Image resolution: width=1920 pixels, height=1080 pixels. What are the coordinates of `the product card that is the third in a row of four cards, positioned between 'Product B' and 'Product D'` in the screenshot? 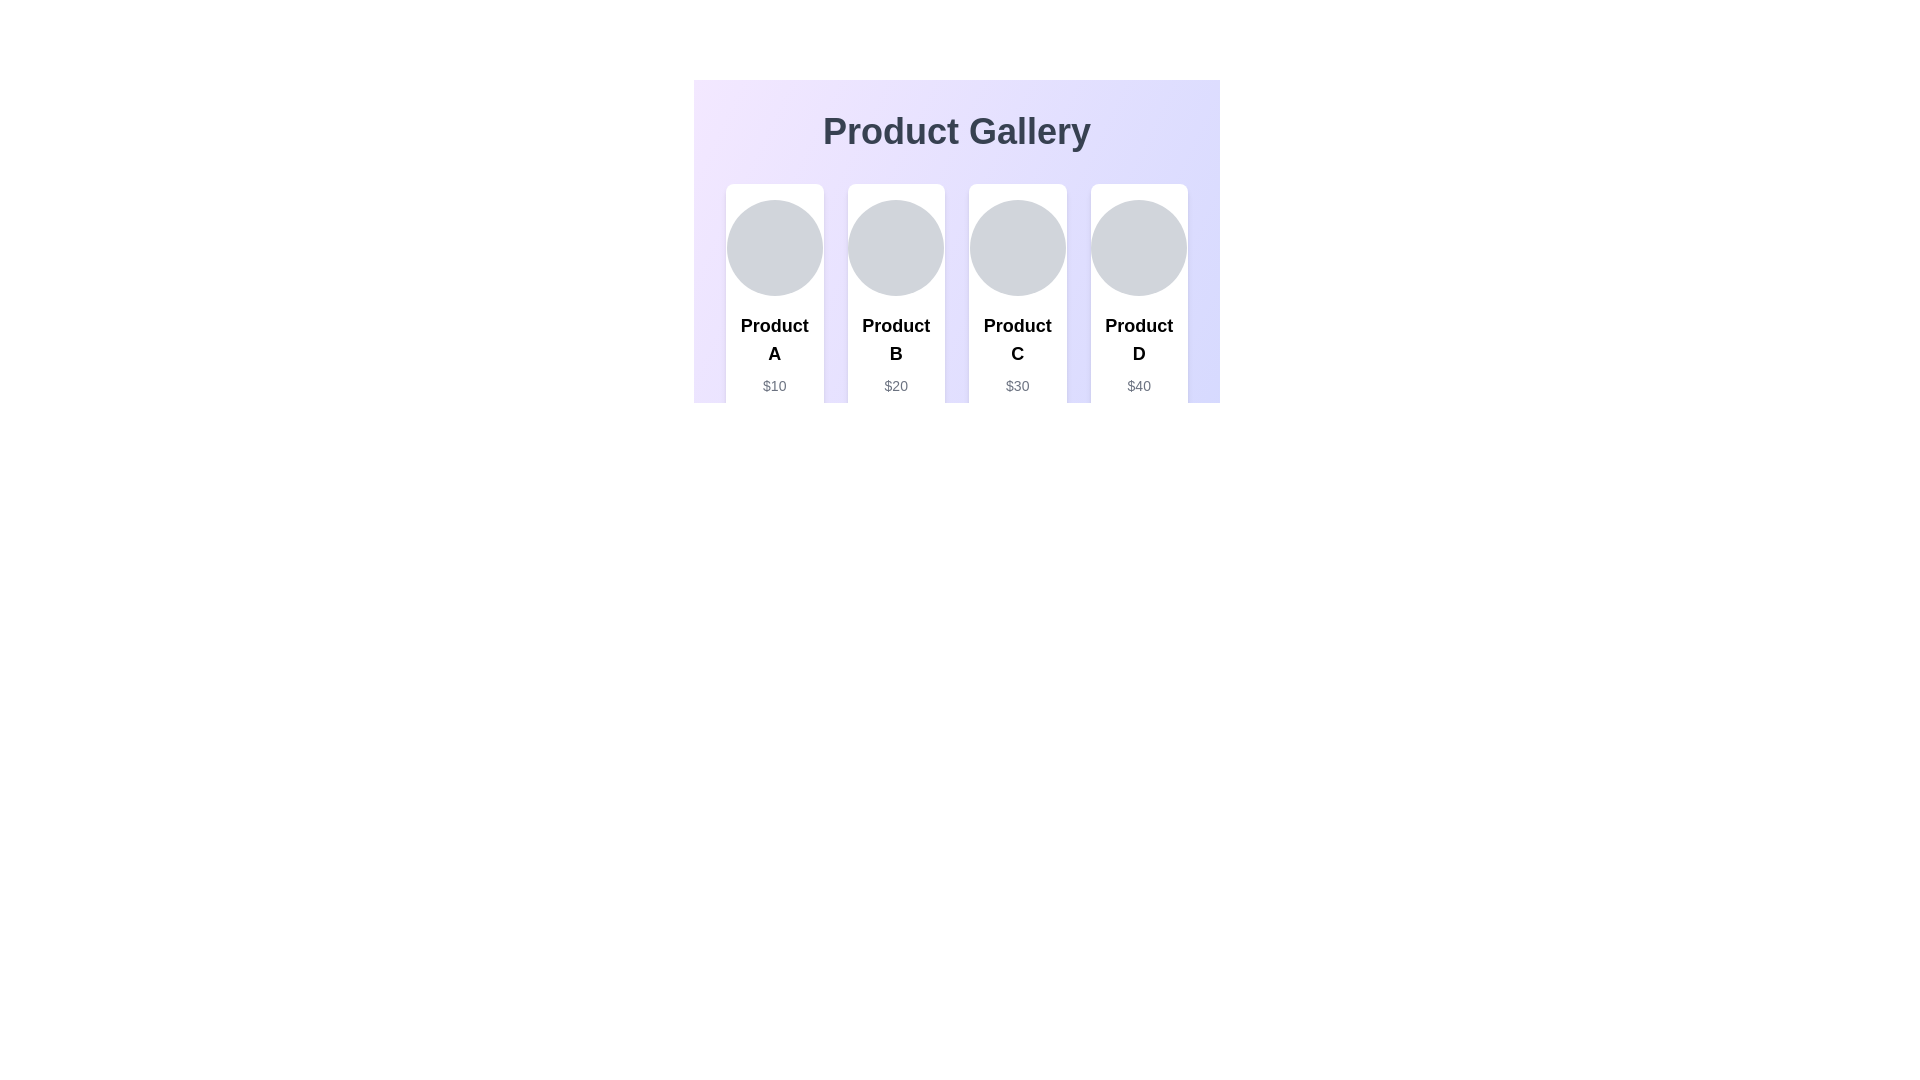 It's located at (1017, 323).